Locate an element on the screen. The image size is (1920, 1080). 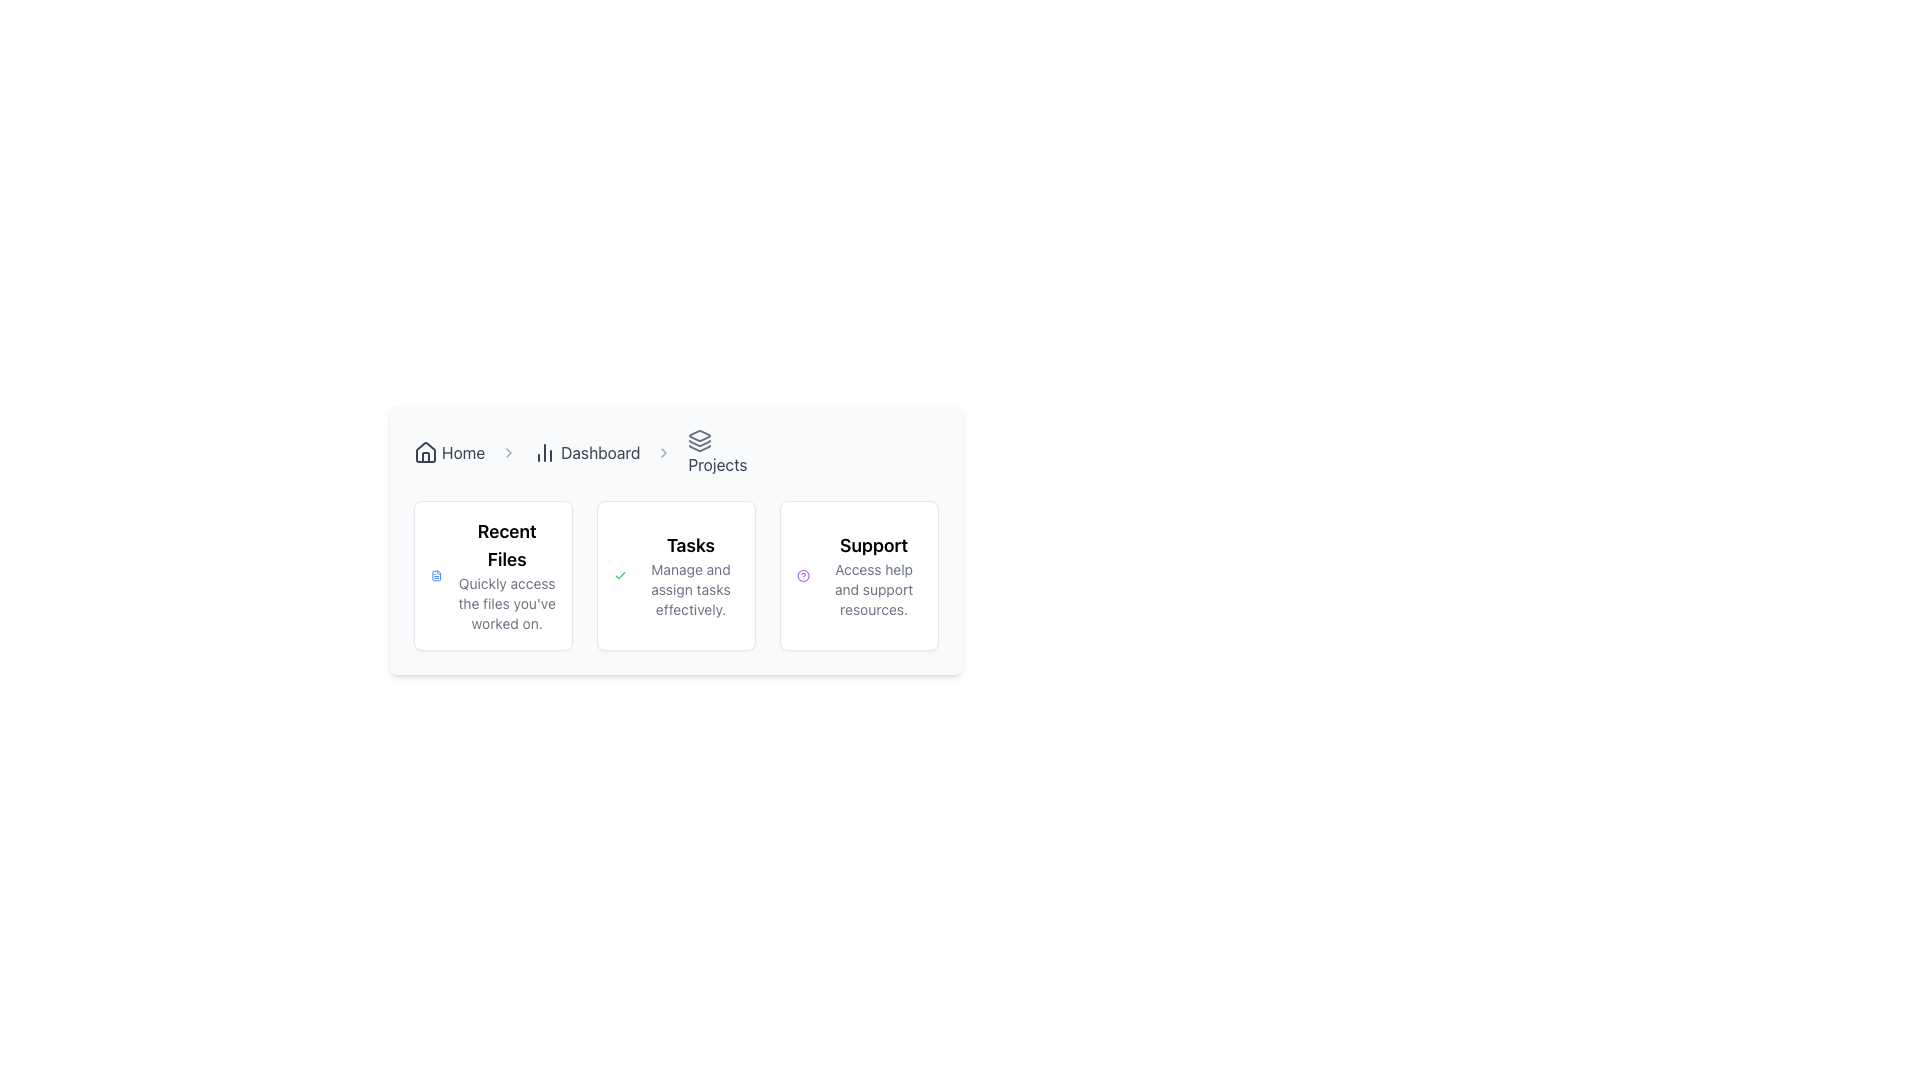
the gray stacked layers icon in the breadcrumb navigation bar, positioned before the 'Projects' text is located at coordinates (700, 439).